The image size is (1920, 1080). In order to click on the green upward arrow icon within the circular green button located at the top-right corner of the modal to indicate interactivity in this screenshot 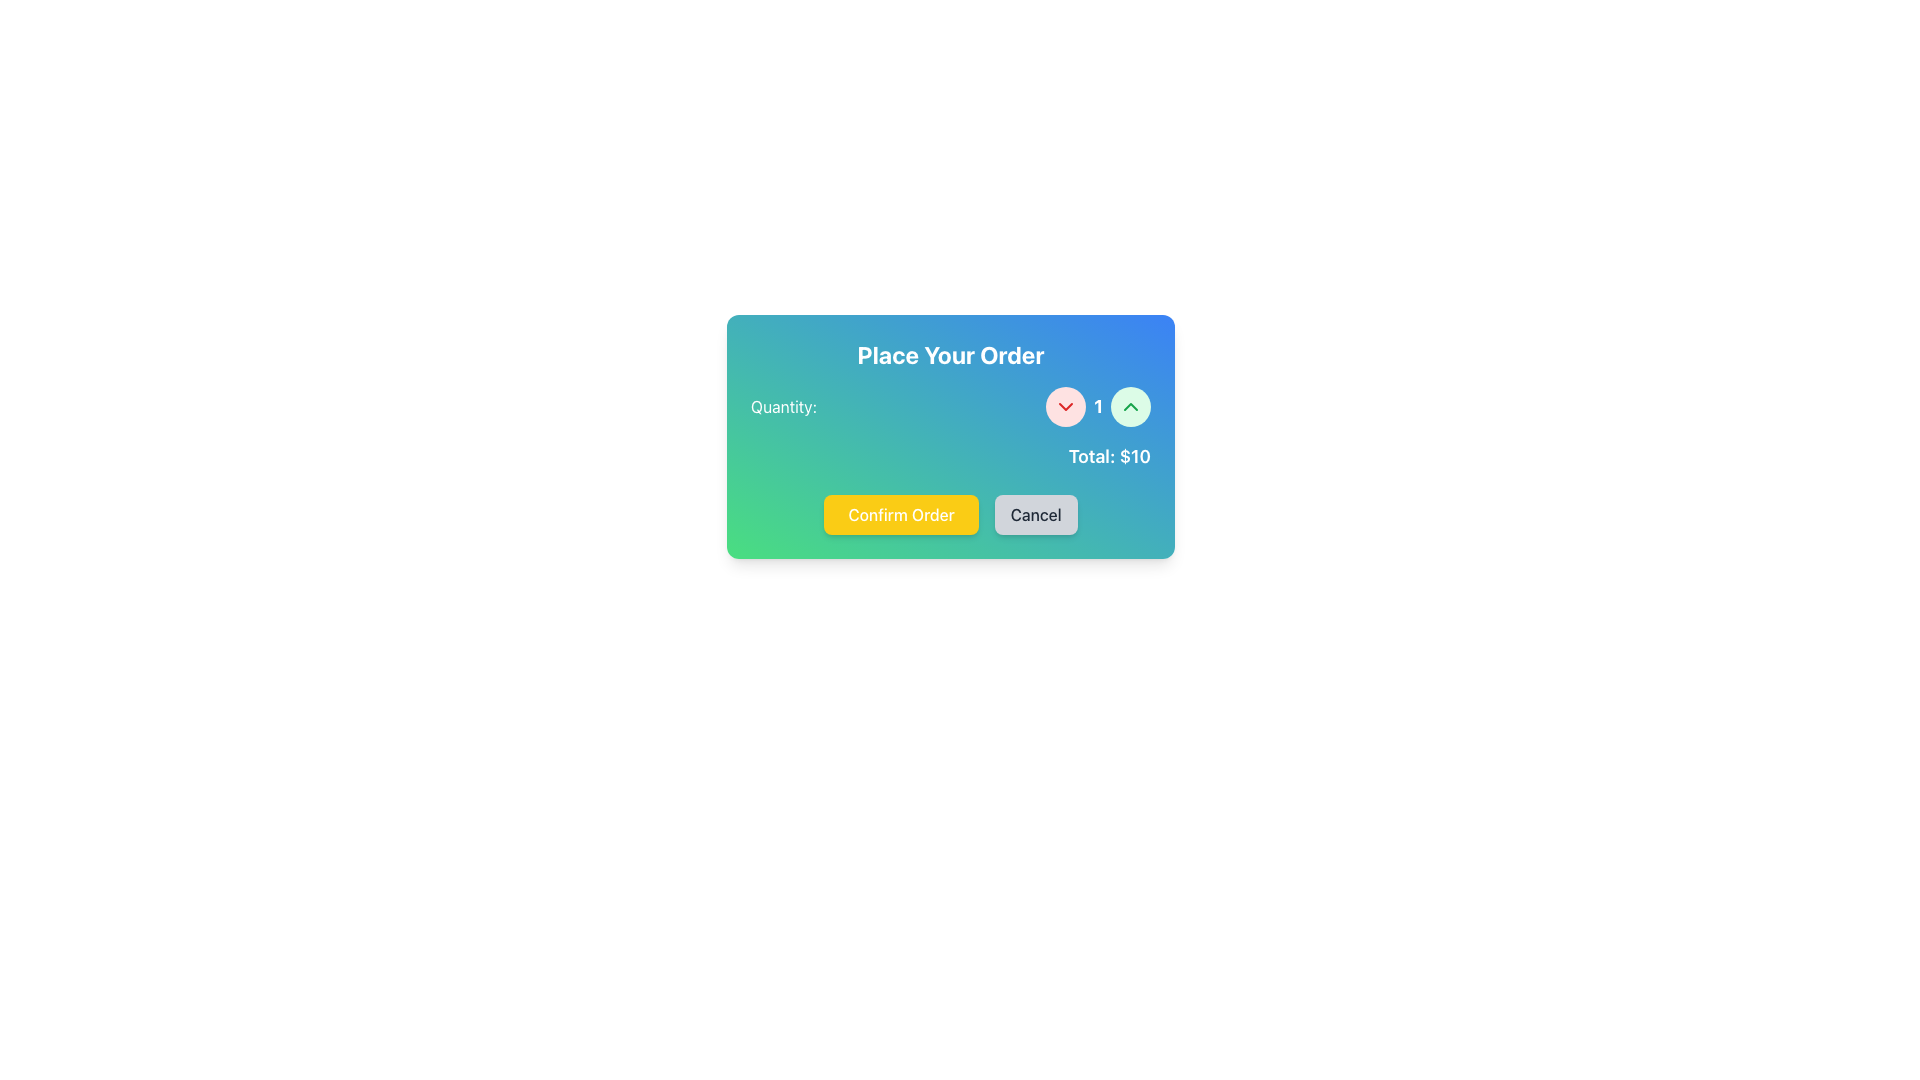, I will do `click(1131, 406)`.